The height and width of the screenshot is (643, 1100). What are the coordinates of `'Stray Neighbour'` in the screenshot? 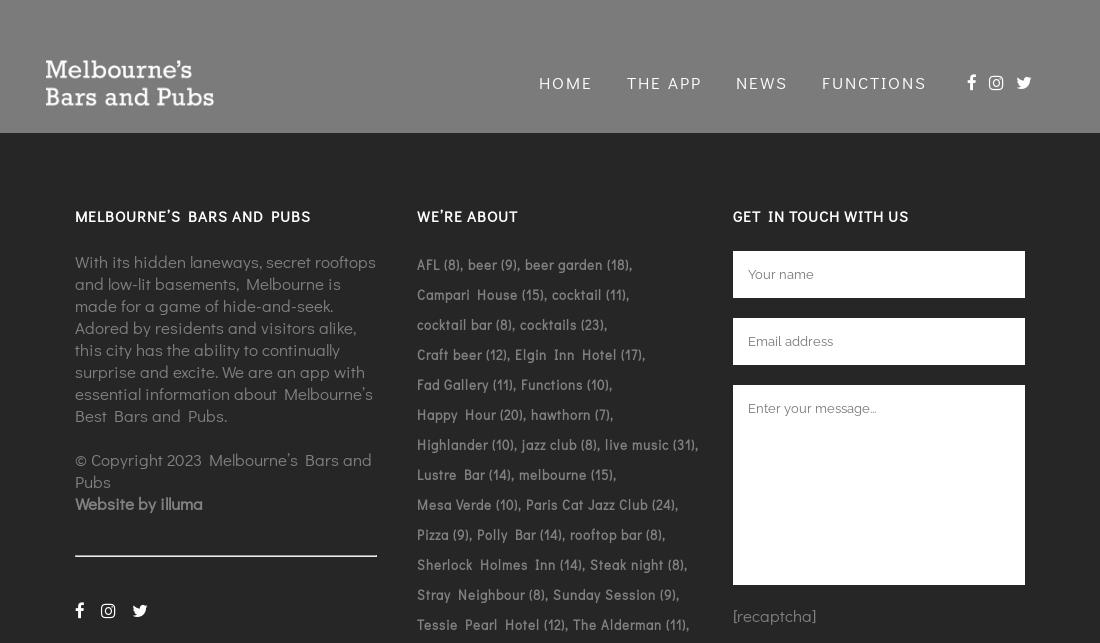 It's located at (469, 592).